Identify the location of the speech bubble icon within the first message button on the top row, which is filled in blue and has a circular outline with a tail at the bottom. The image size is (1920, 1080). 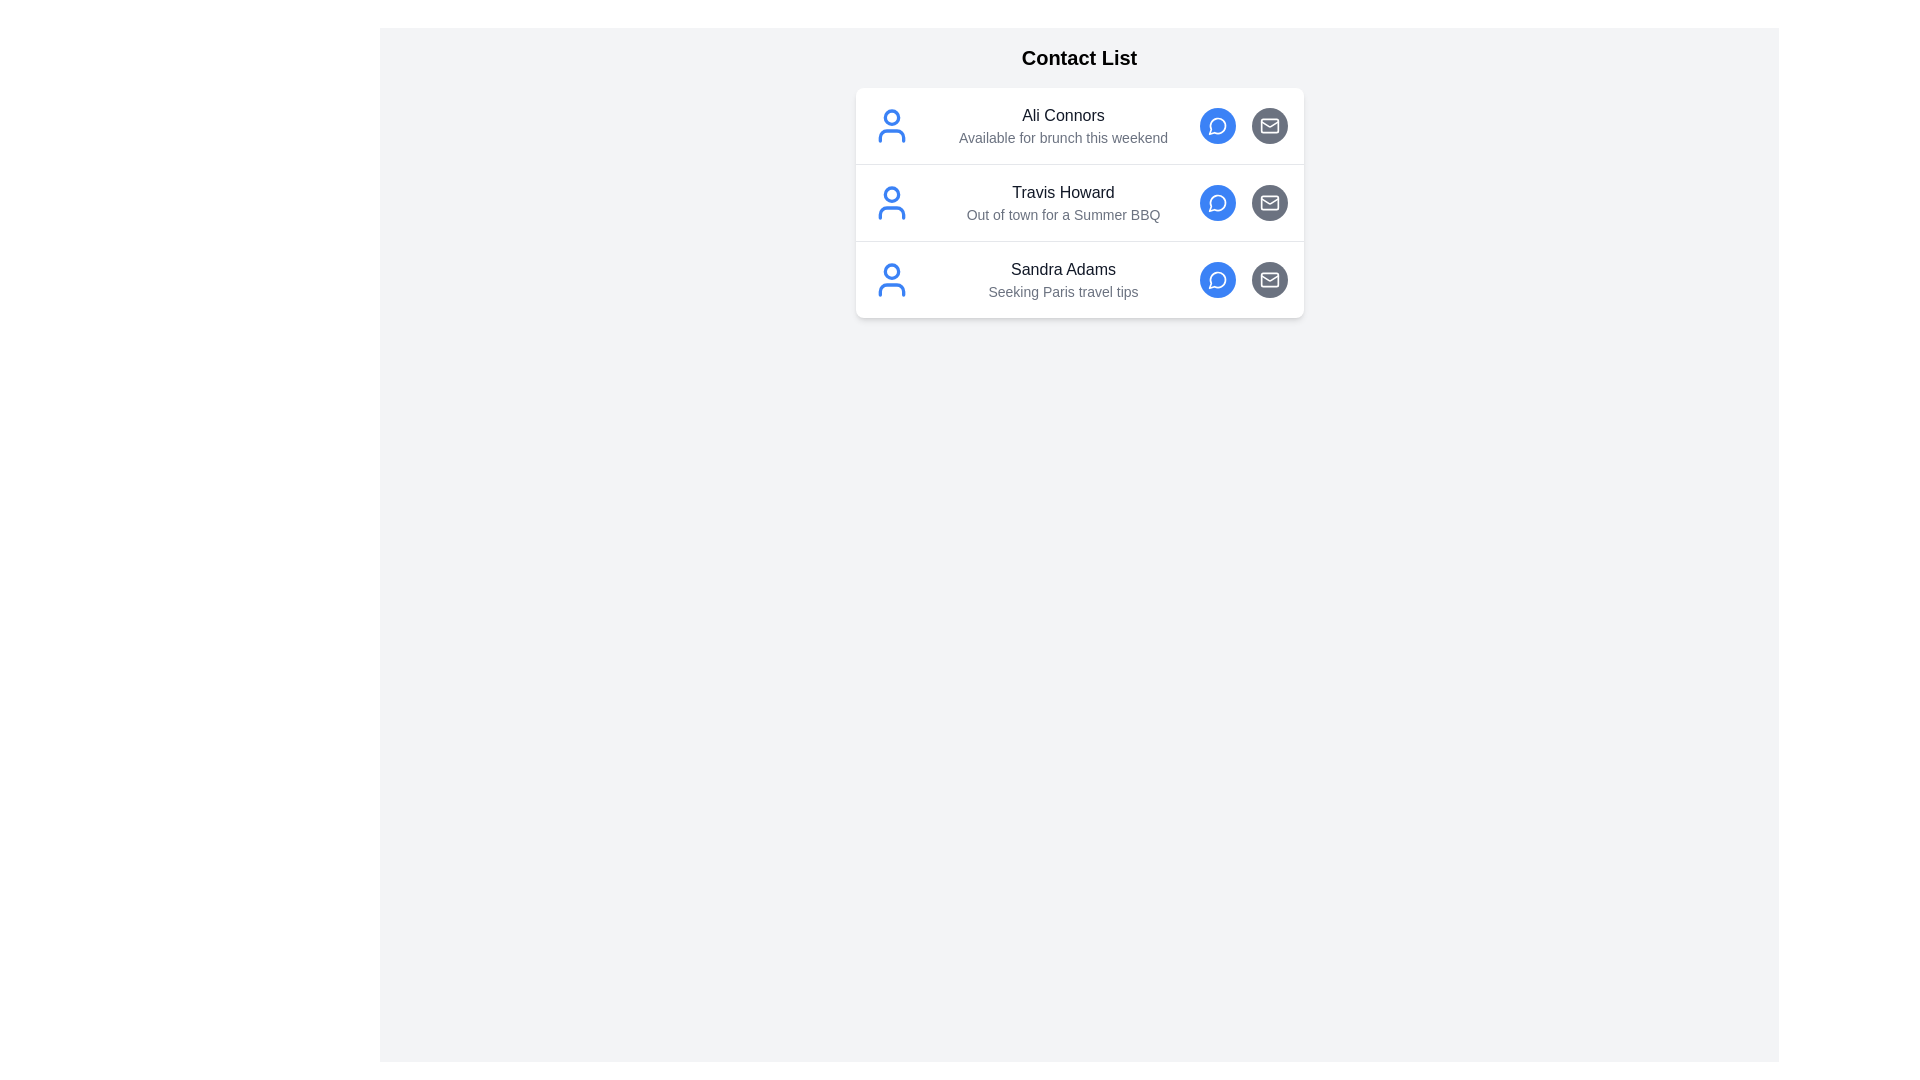
(1216, 126).